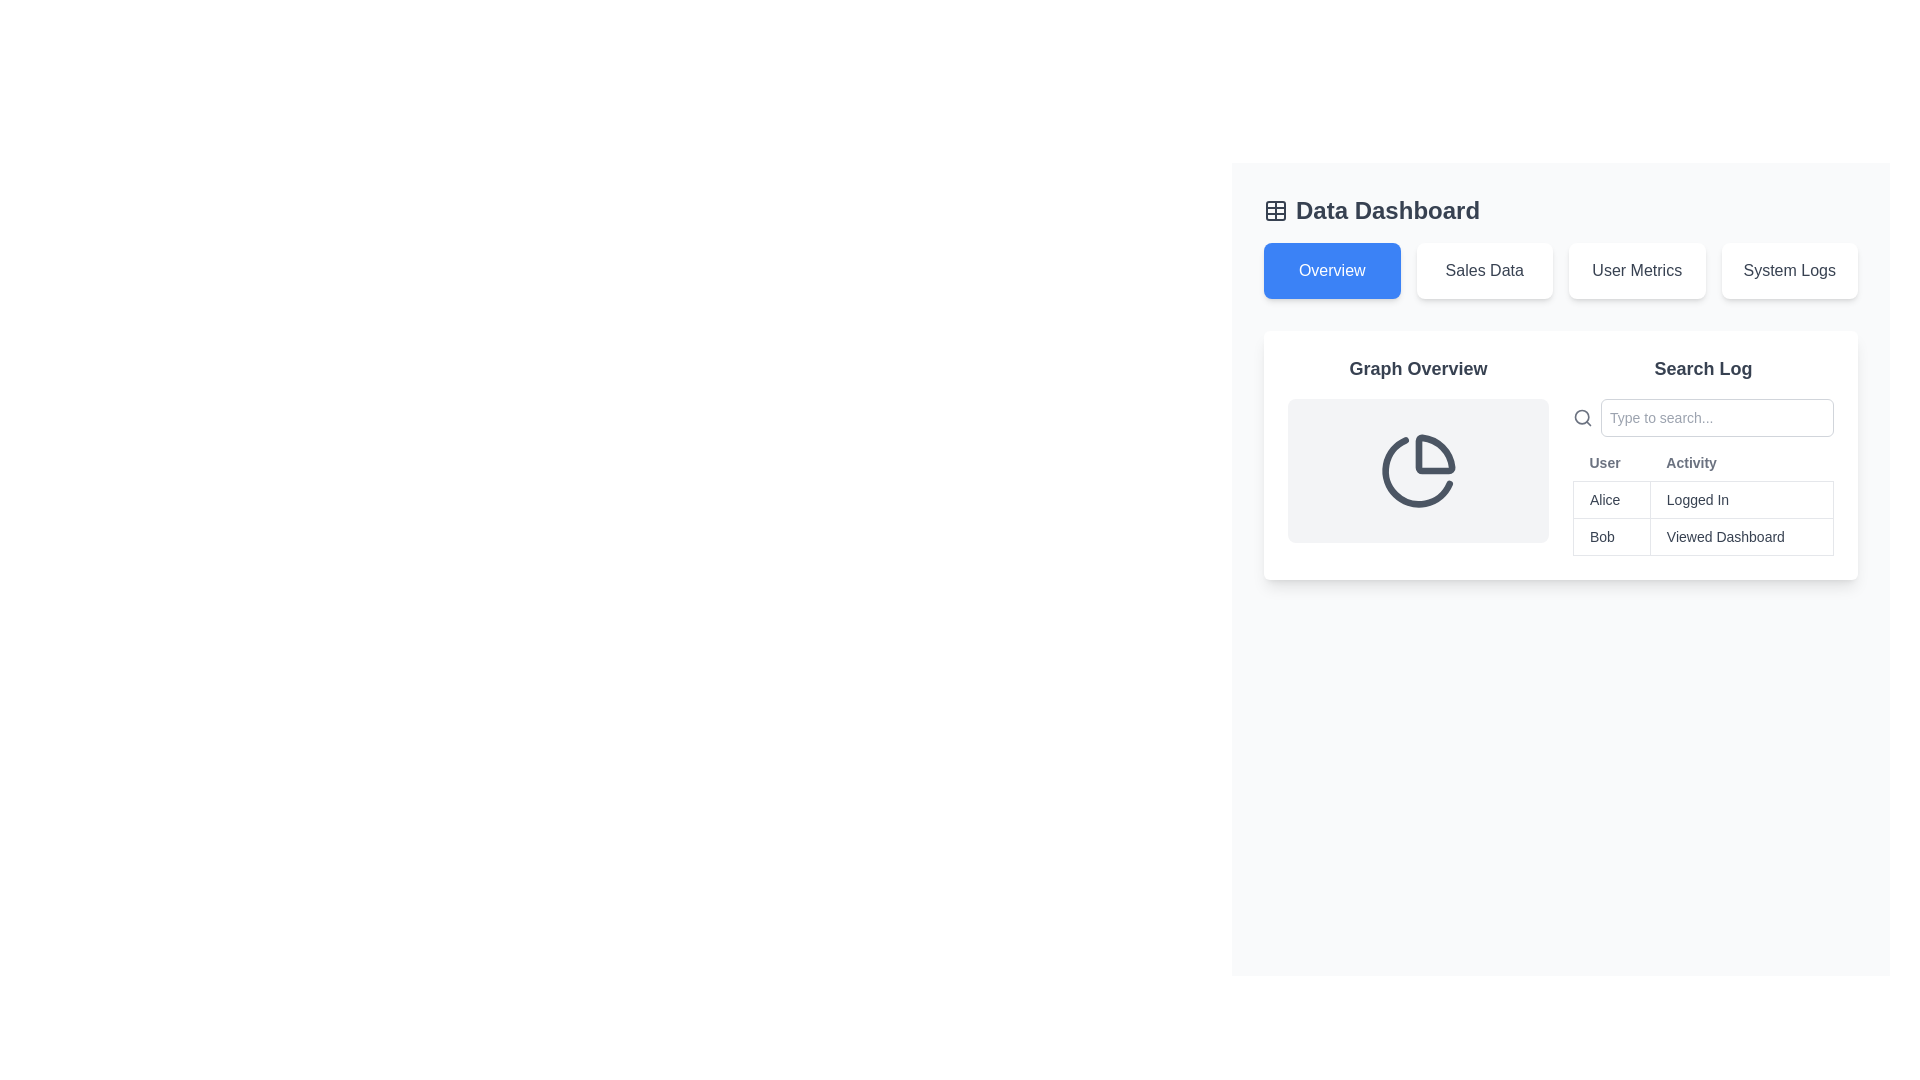  Describe the element at coordinates (1702, 455) in the screenshot. I see `the title of the composite element displaying user activities` at that location.